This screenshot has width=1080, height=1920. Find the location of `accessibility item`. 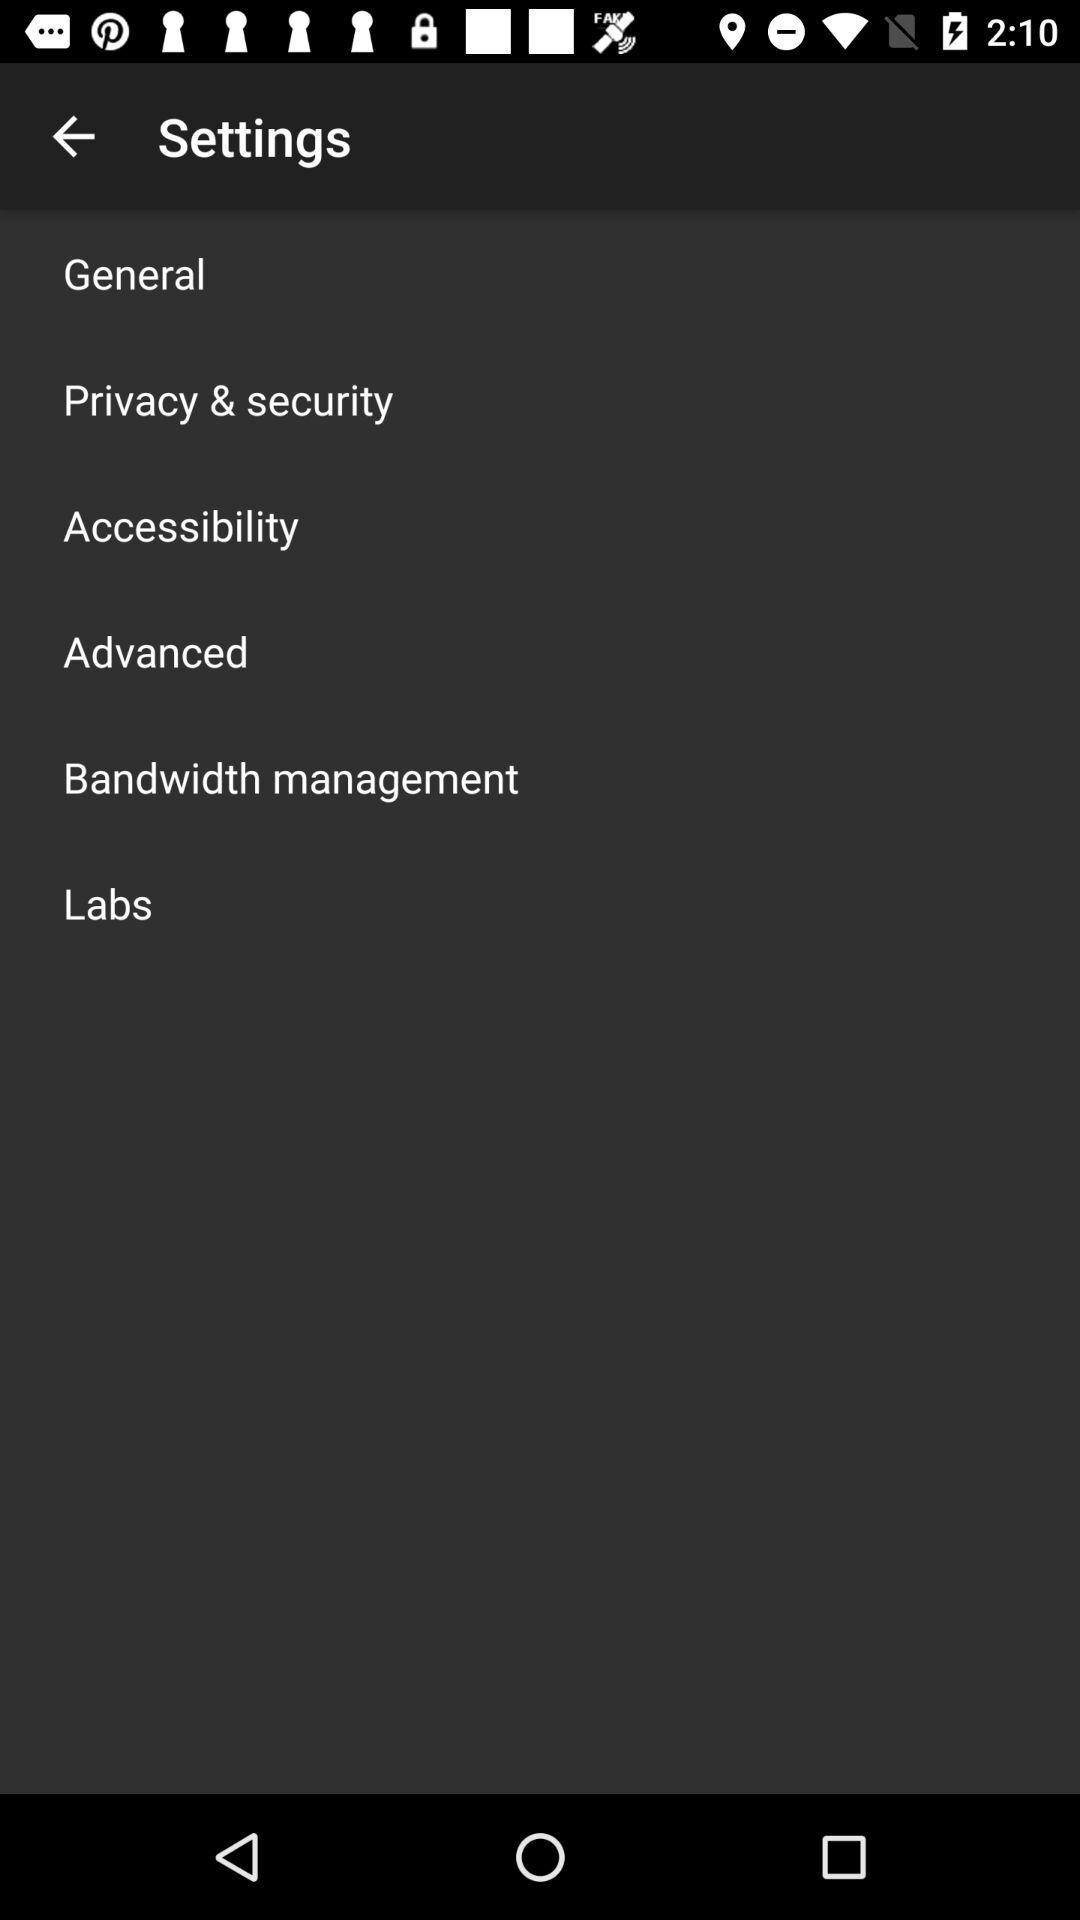

accessibility item is located at coordinates (181, 524).